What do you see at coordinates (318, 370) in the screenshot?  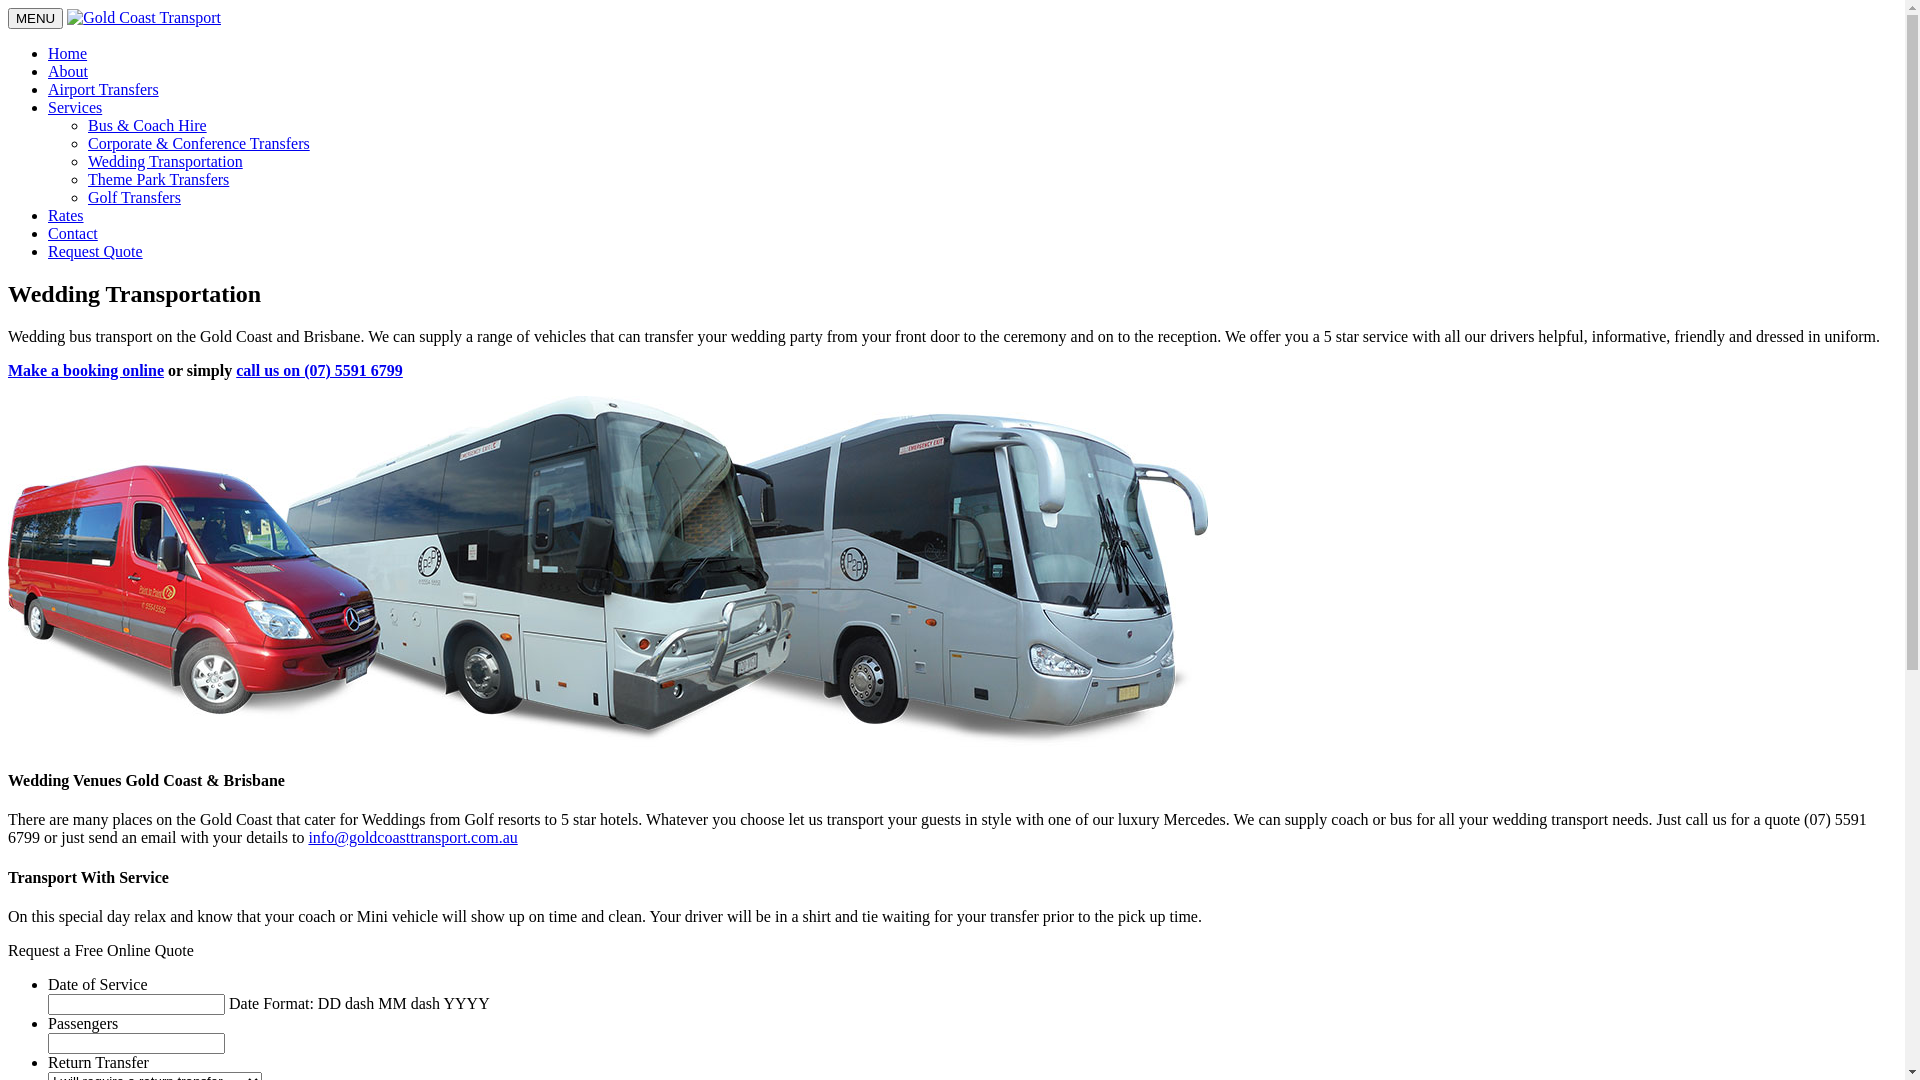 I see `'call us on (07) 5591 6799'` at bounding box center [318, 370].